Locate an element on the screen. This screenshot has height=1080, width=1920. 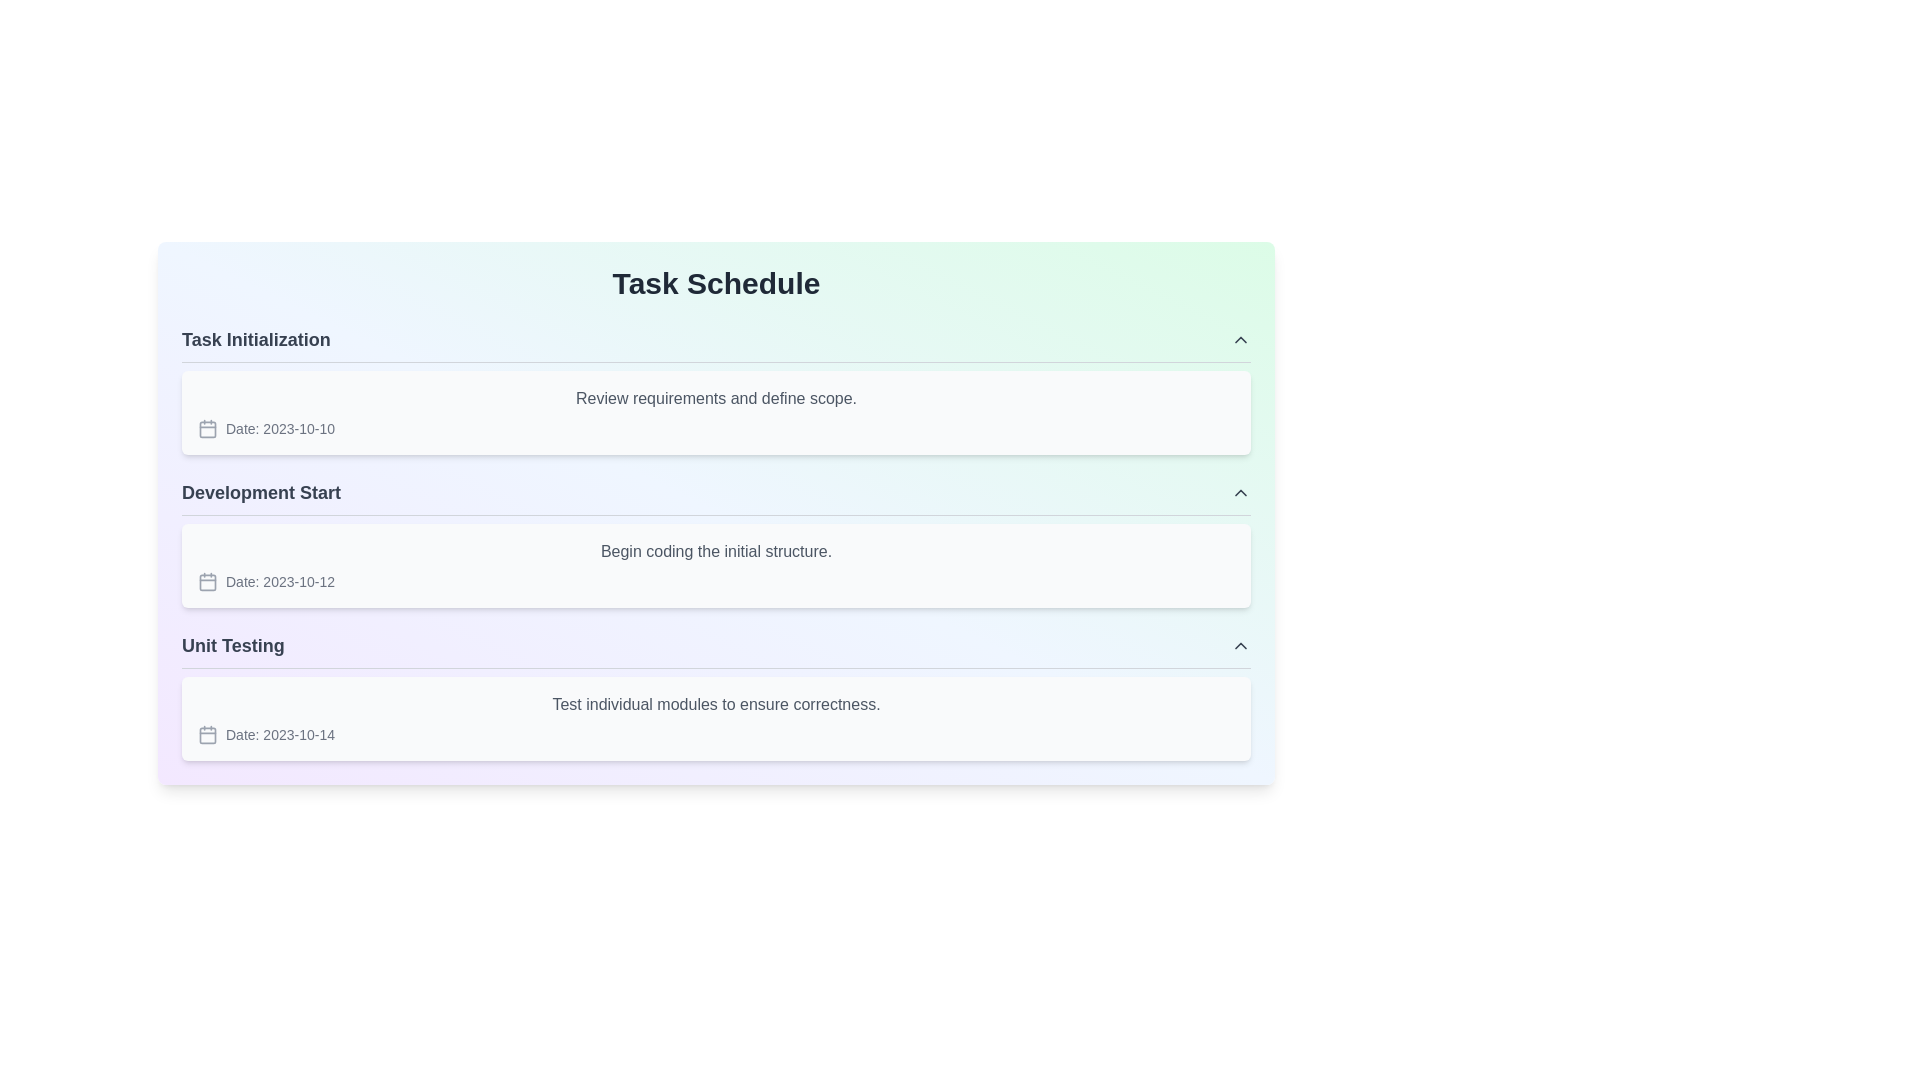
the text label displaying 'Task Initialization' by moving the cursor to its center point is located at coordinates (255, 338).